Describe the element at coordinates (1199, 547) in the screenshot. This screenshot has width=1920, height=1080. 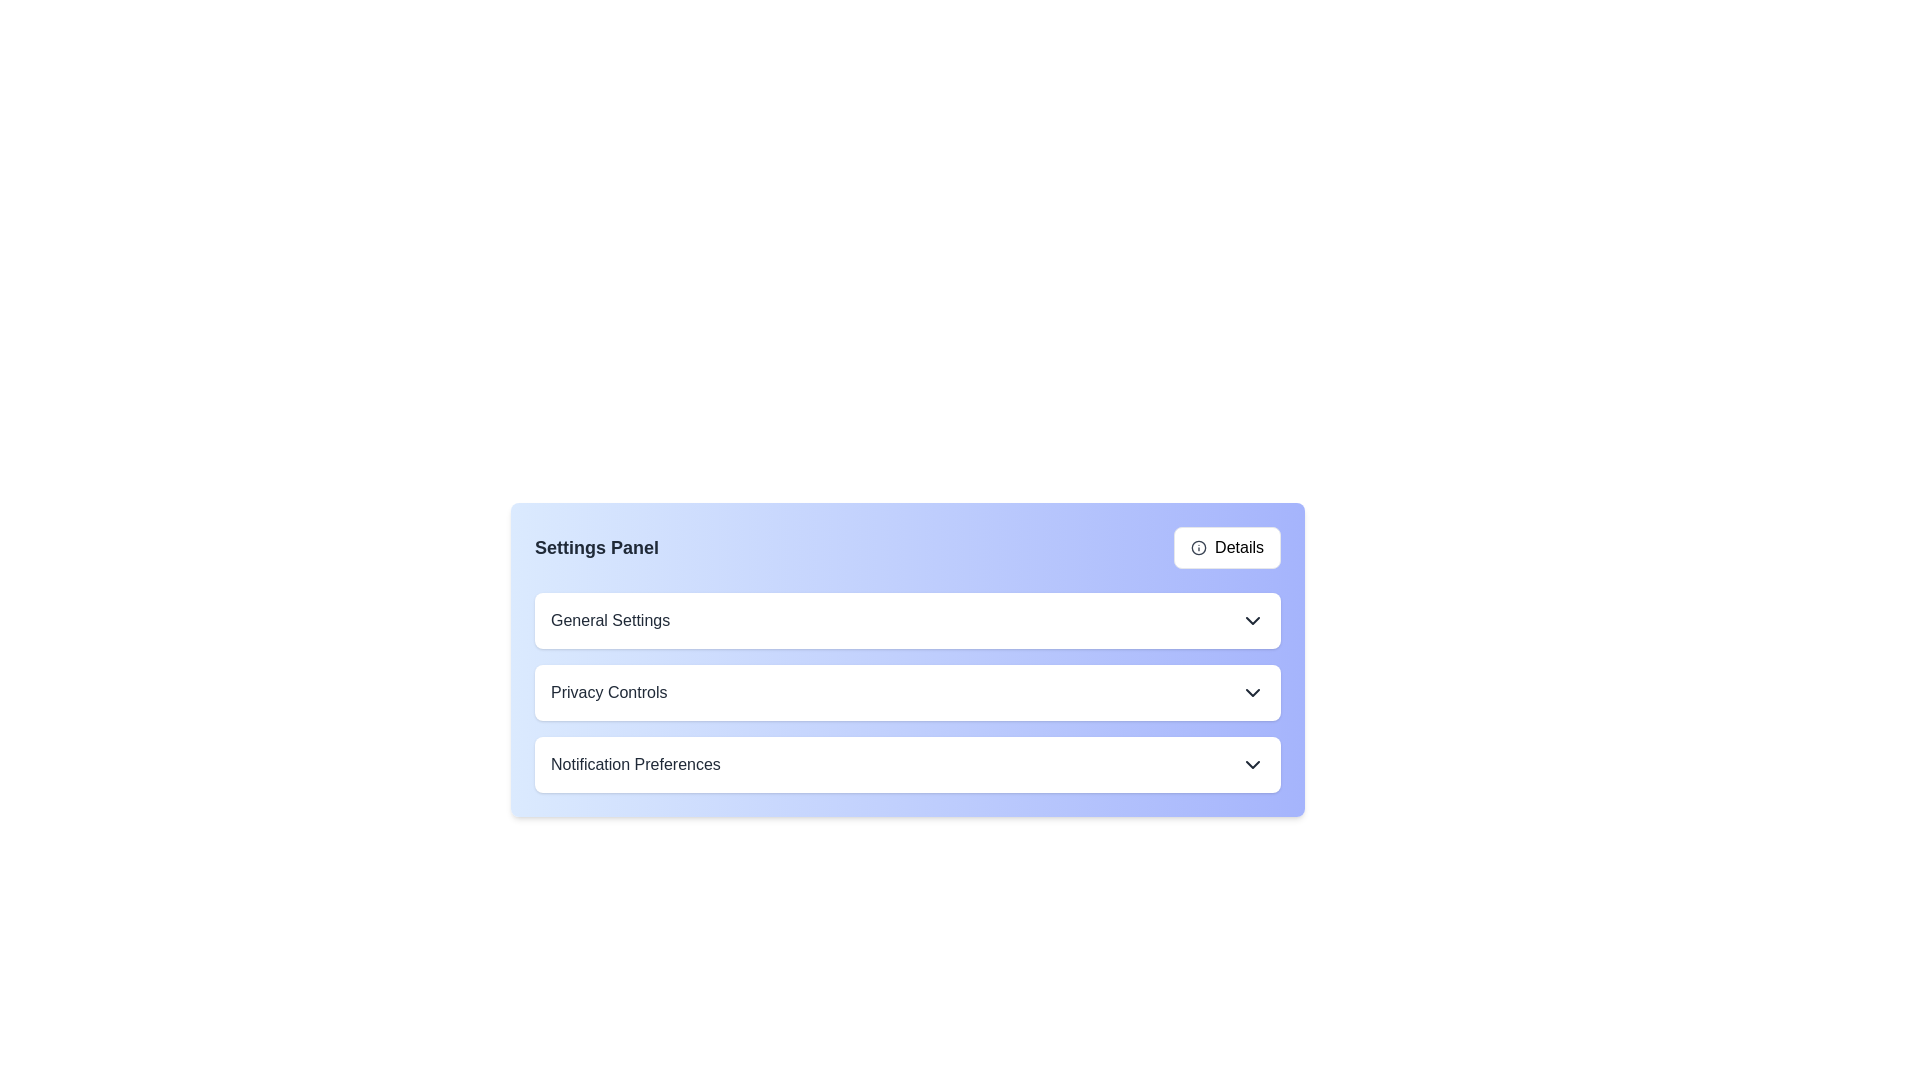
I see `the circular information icon on the left side of the 'Details' button located at the top right corner of the panel interface` at that location.